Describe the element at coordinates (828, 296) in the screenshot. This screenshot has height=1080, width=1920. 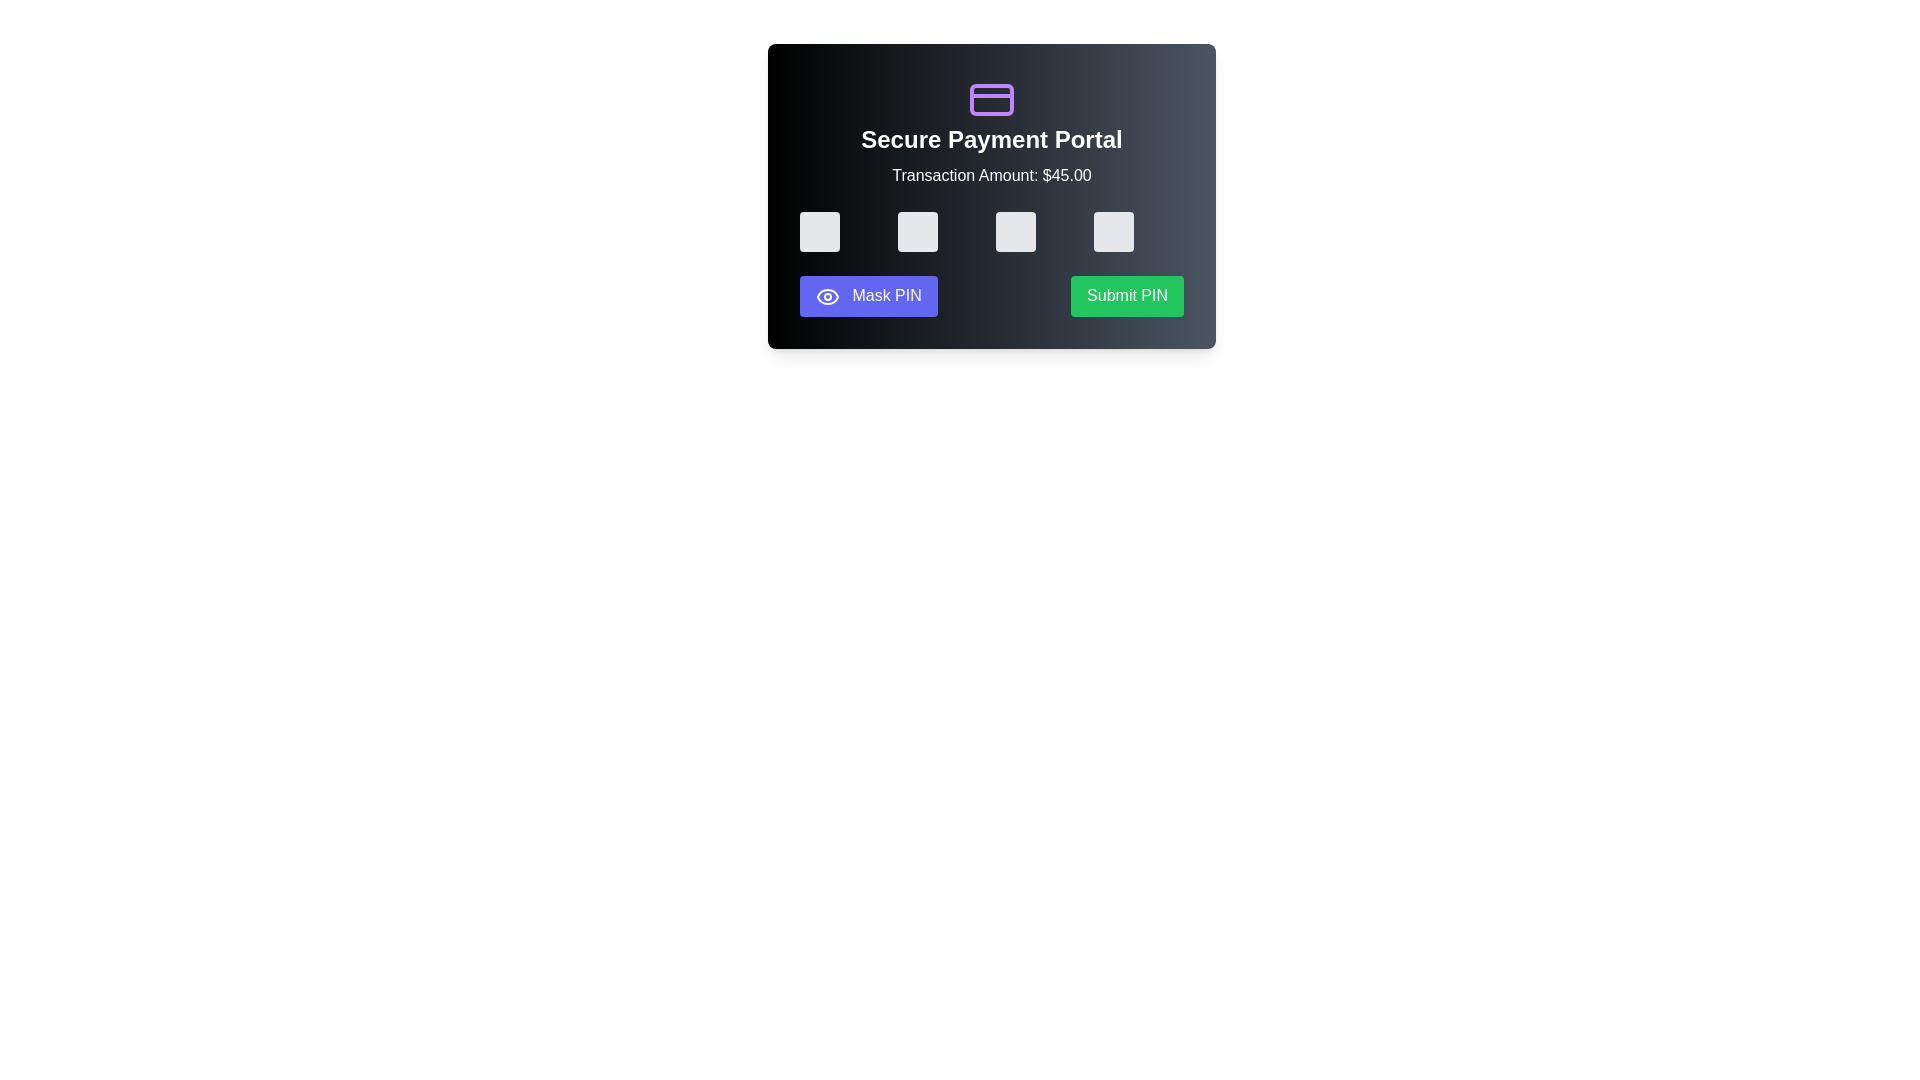
I see `the icon located to the left of the 'Mask PIN' button` at that location.